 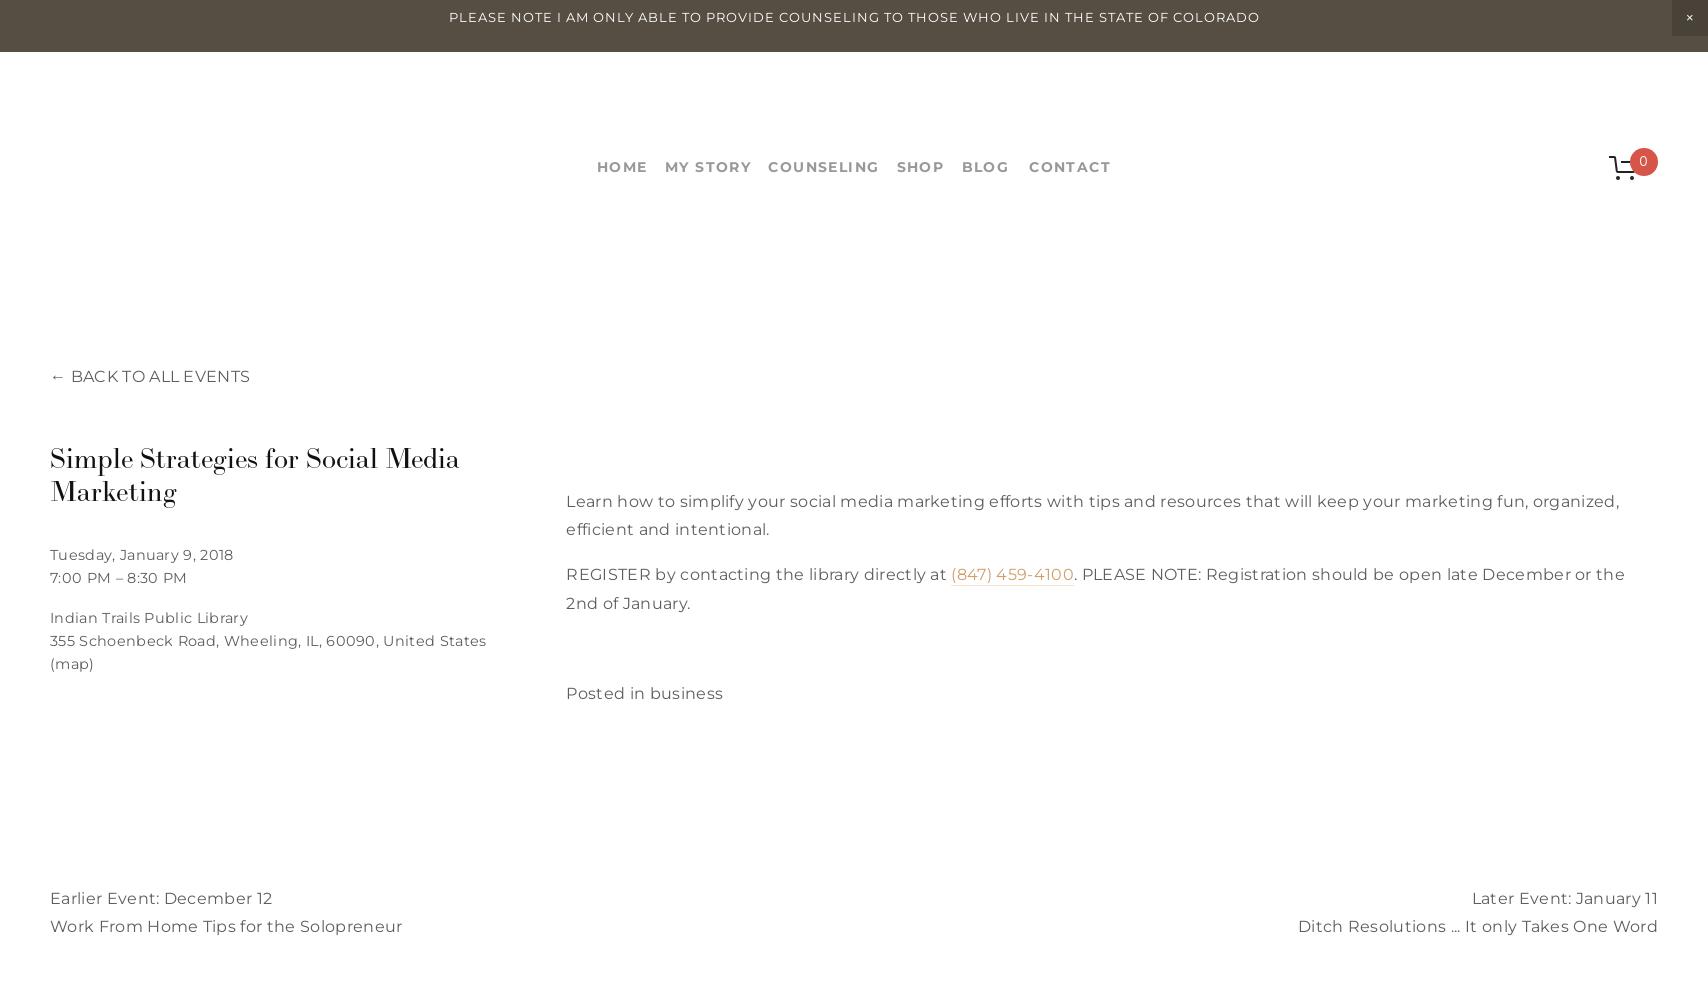 What do you see at coordinates (72, 664) in the screenshot?
I see `'(map)'` at bounding box center [72, 664].